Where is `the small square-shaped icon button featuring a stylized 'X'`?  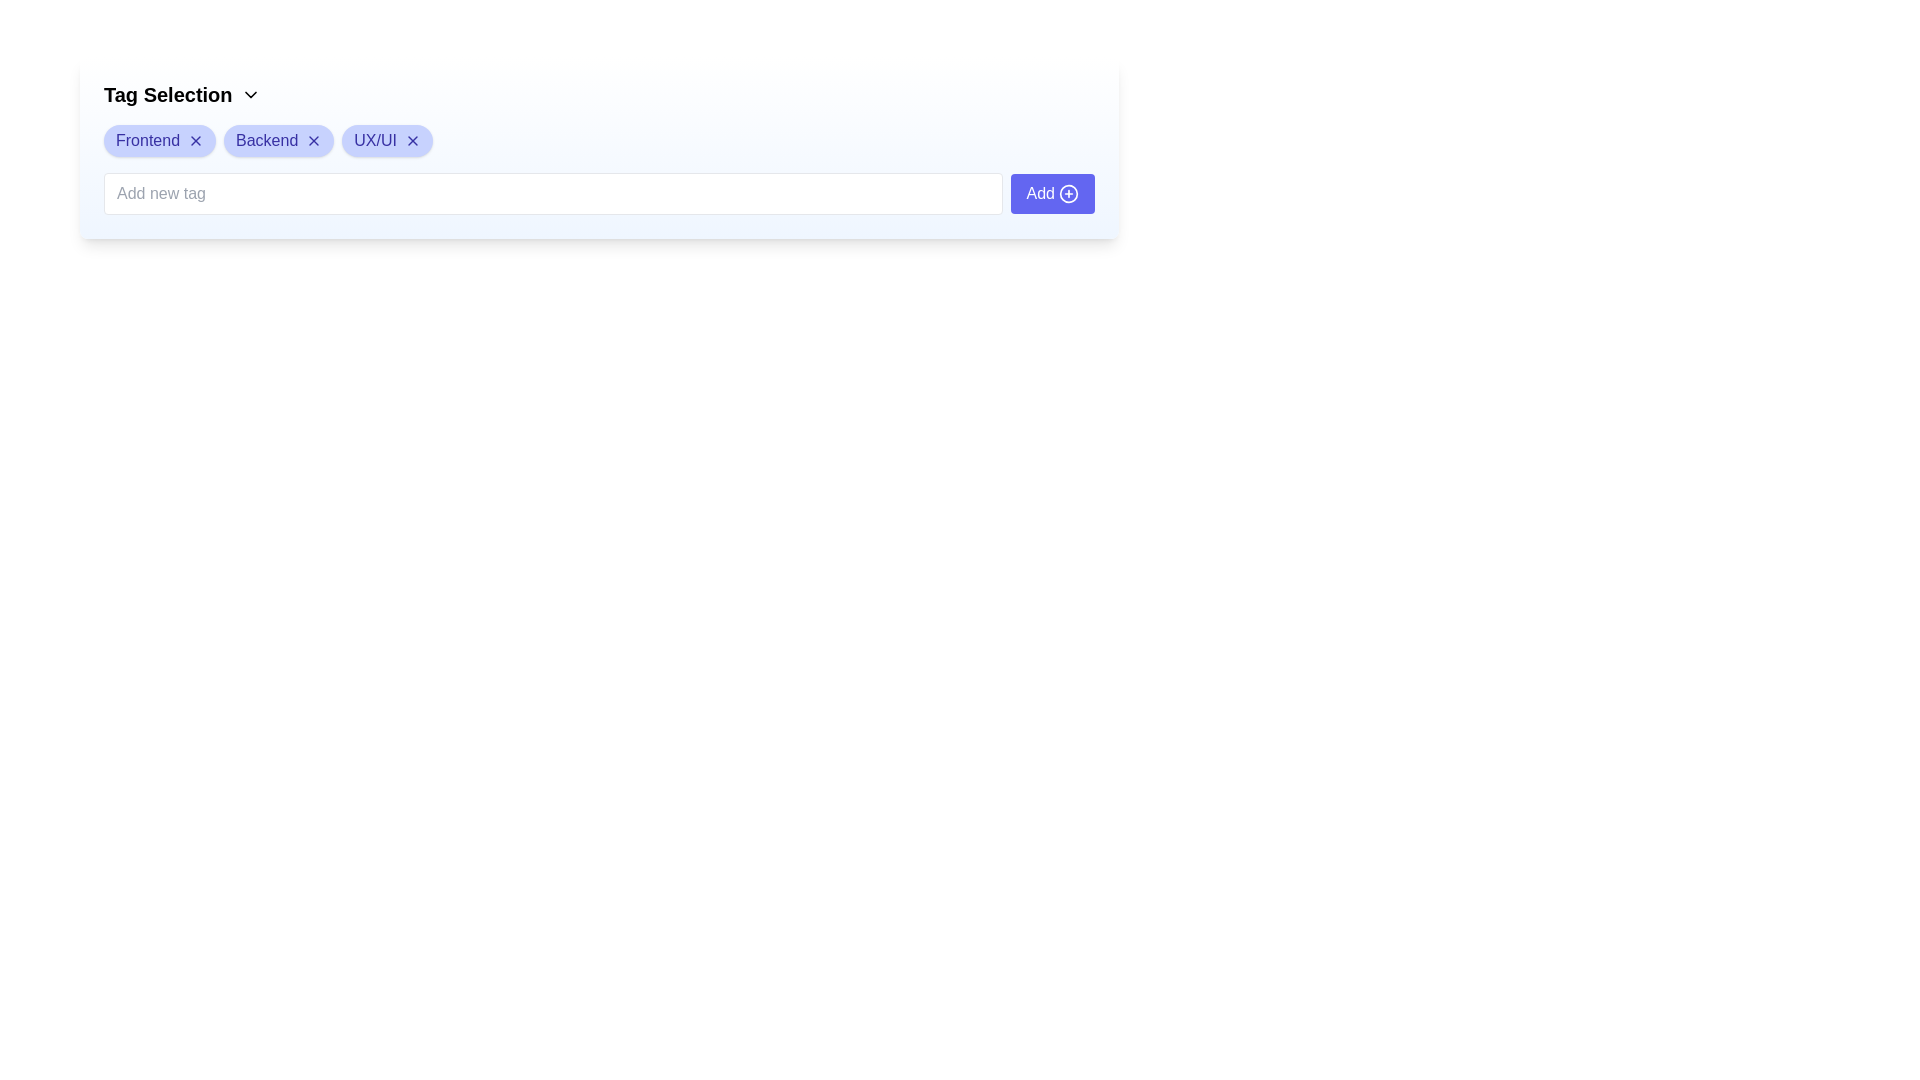 the small square-shaped icon button featuring a stylized 'X' is located at coordinates (313, 140).